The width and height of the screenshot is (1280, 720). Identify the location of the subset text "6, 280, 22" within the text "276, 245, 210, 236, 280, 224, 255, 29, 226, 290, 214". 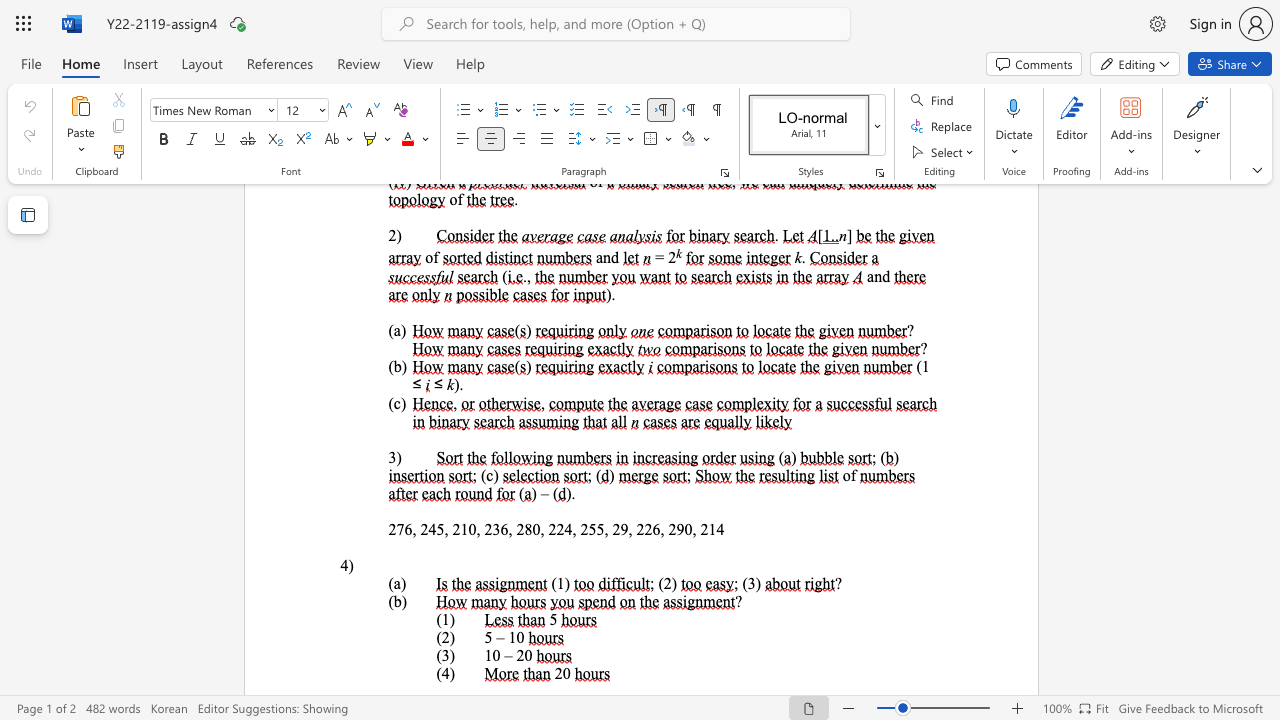
(500, 528).